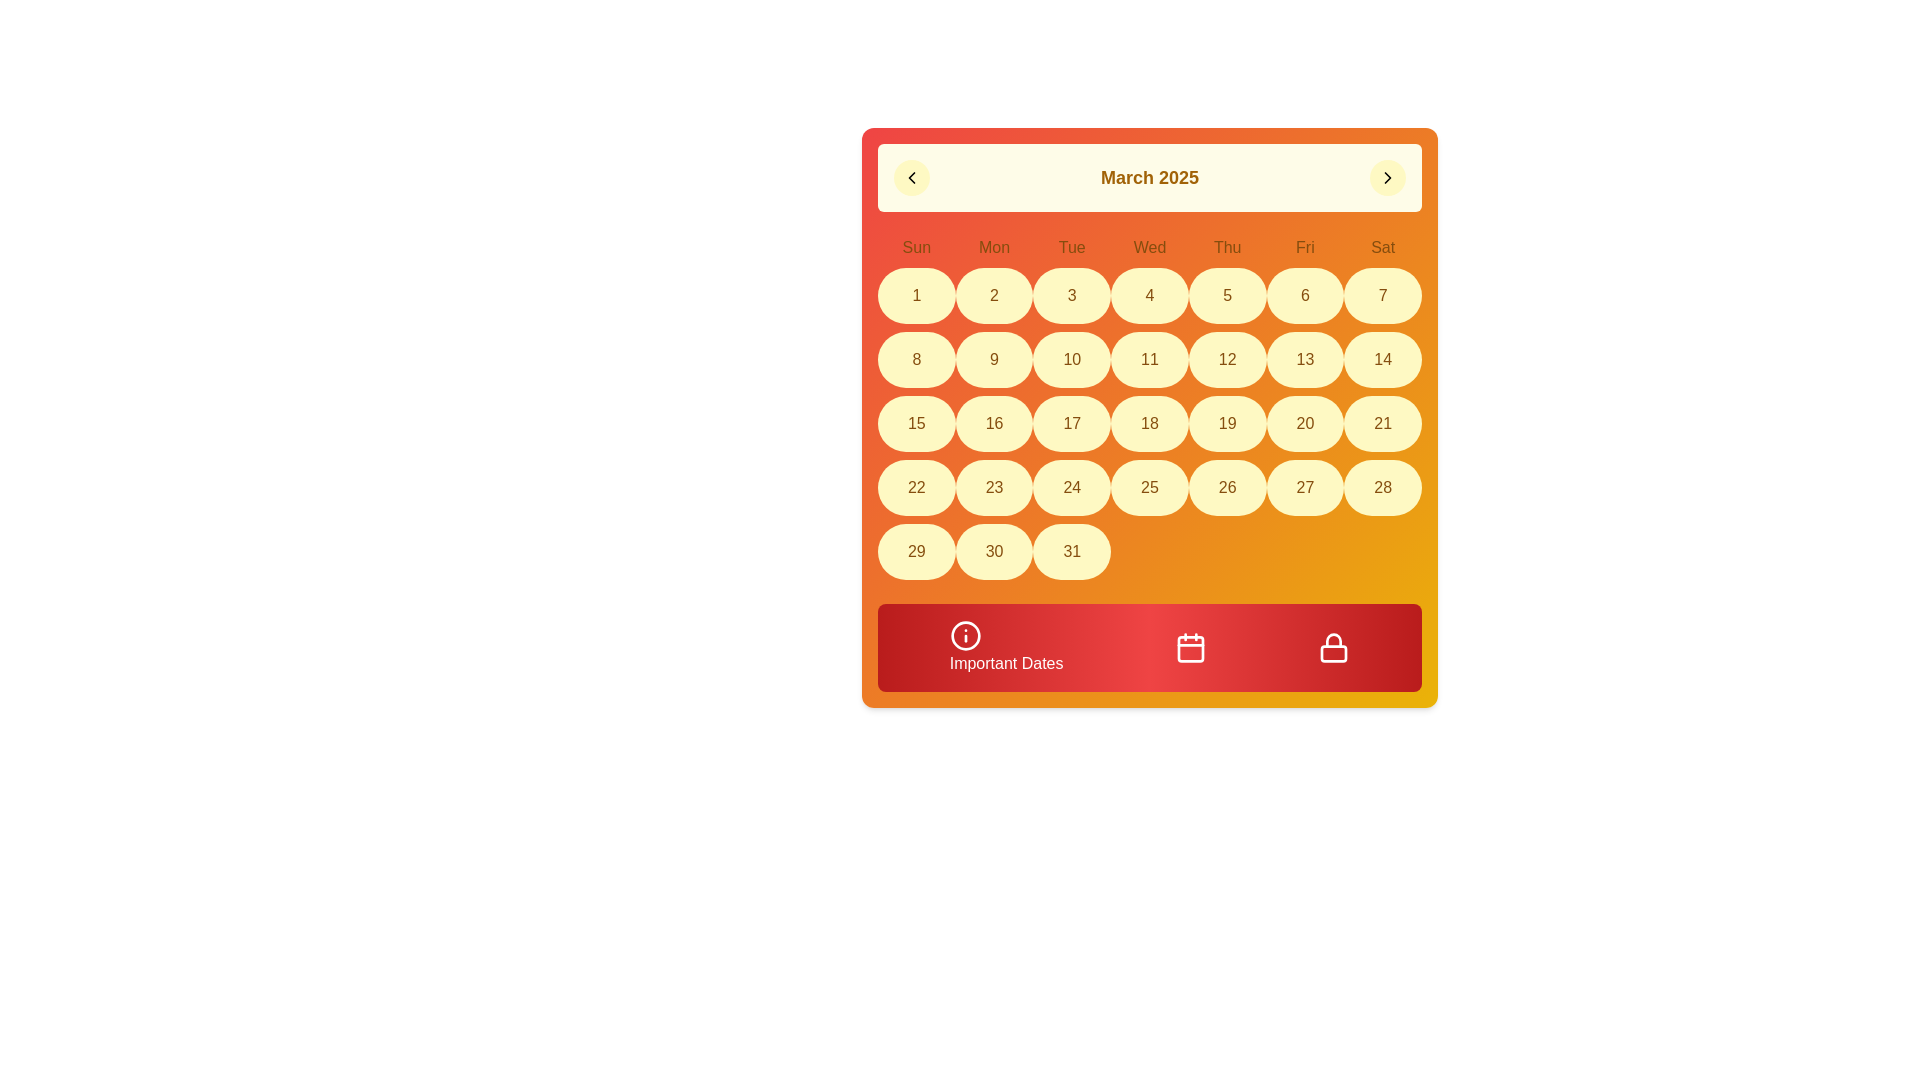 This screenshot has width=1920, height=1080. I want to click on the text label displaying 'Fri' in the header row of the calendar layout, which is styled with a 'font-medium' class and located in the sixth column between 'Thu' and 'Sat', so click(1305, 246).